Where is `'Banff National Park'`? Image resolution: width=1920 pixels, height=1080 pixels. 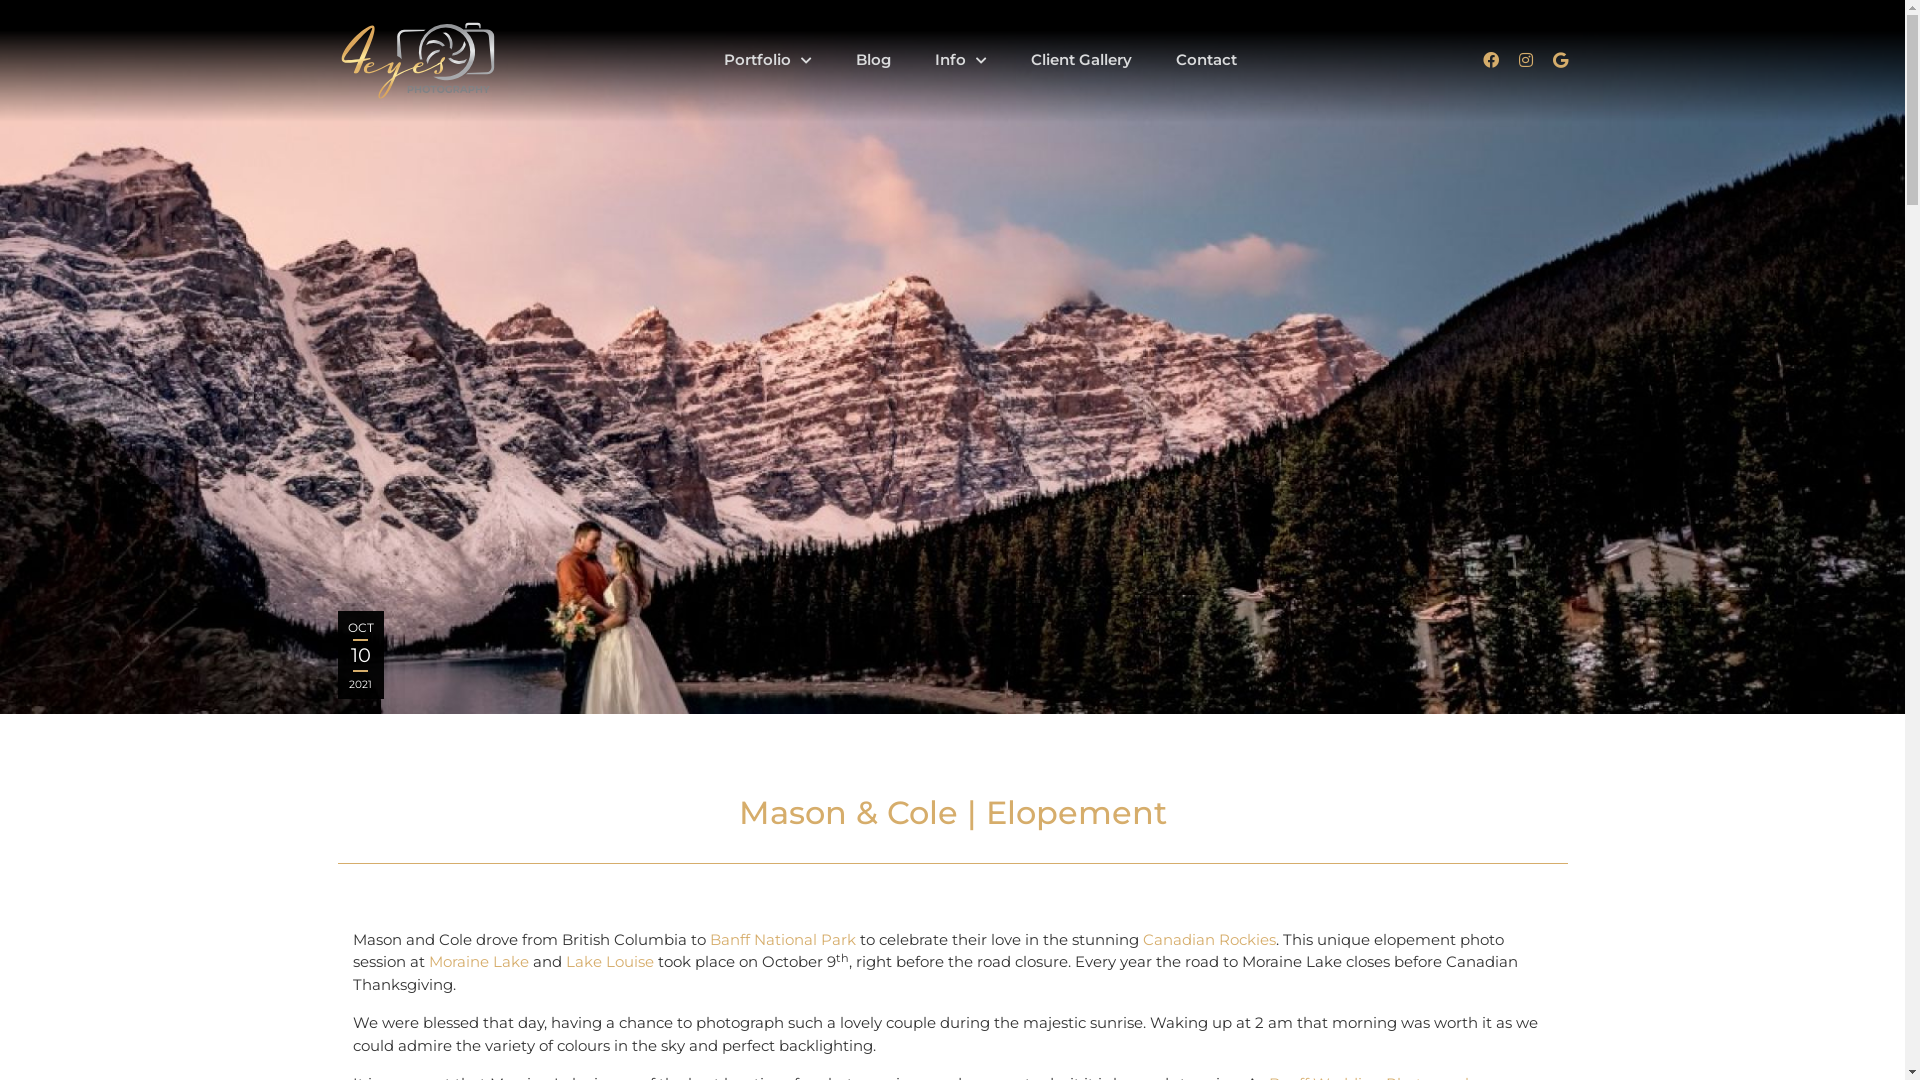
'Banff National Park' is located at coordinates (781, 939).